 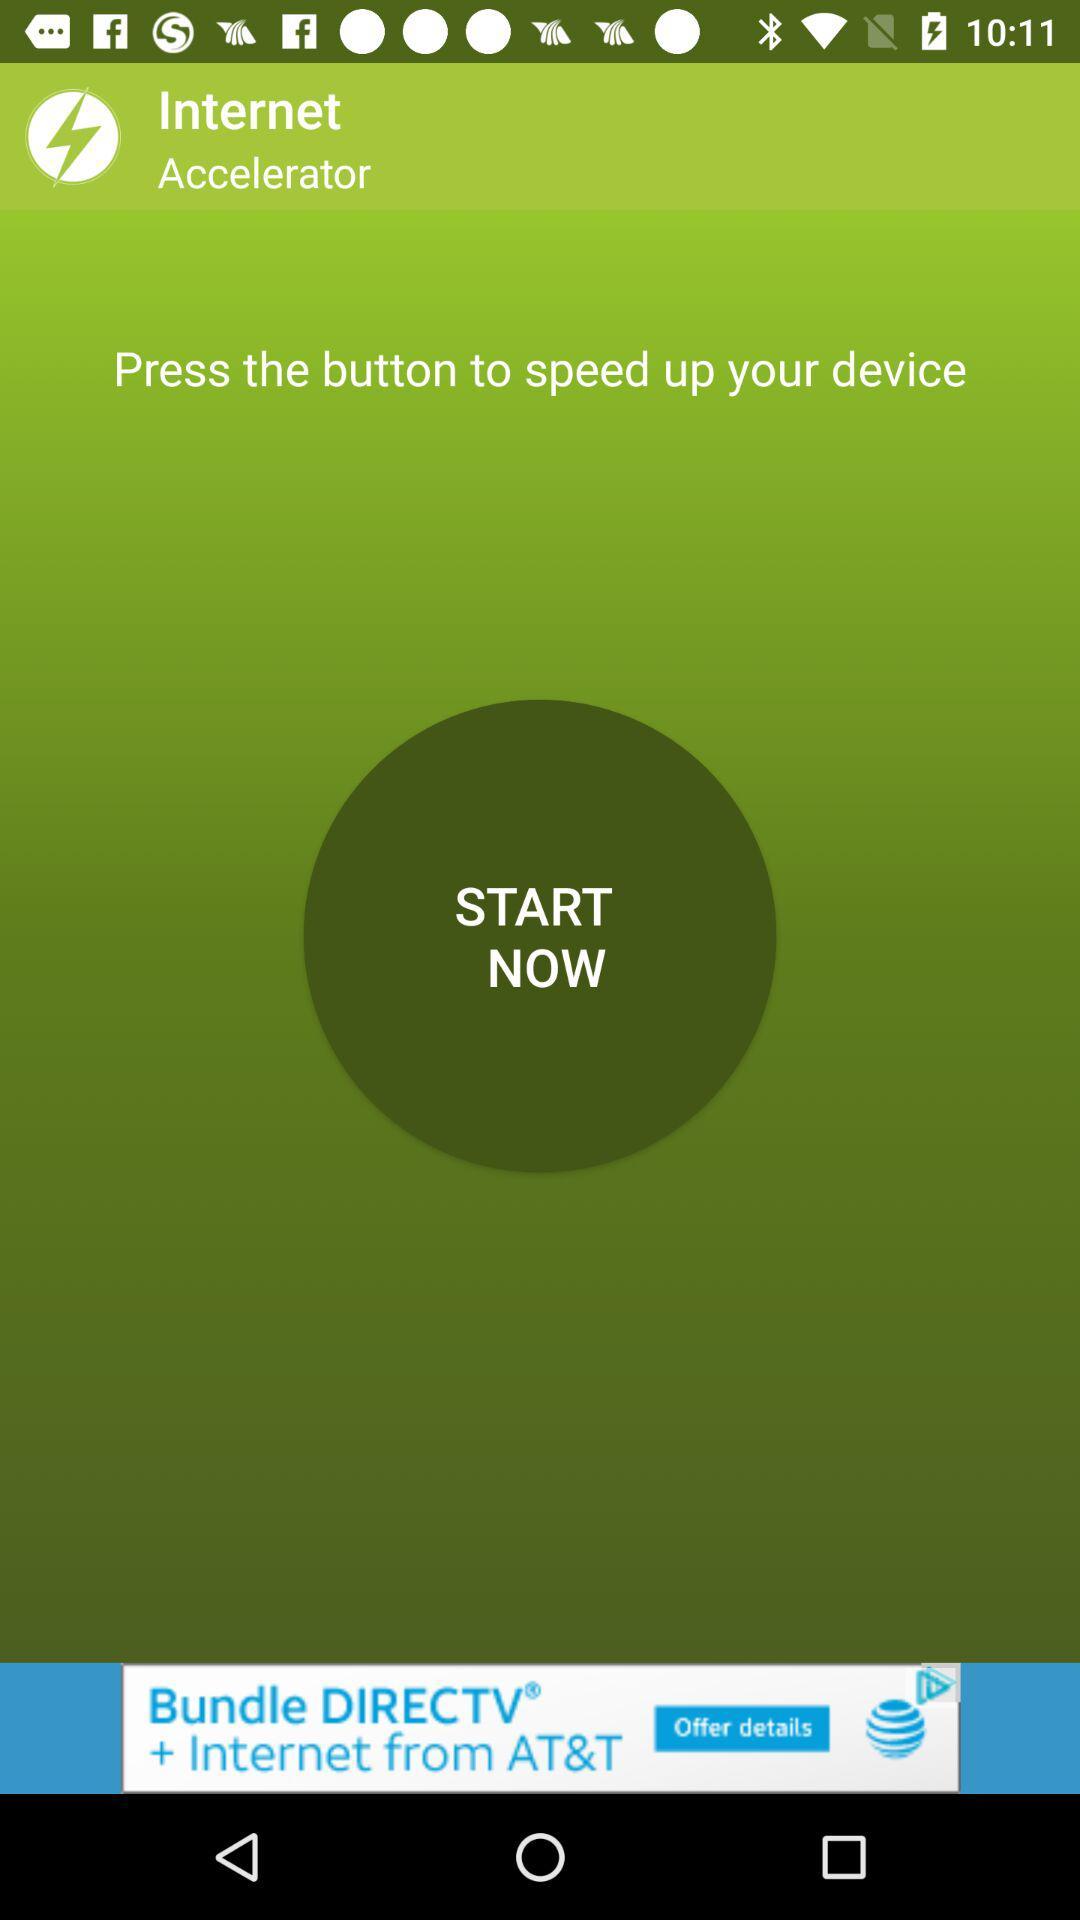 I want to click on advertisement image, so click(x=540, y=1727).